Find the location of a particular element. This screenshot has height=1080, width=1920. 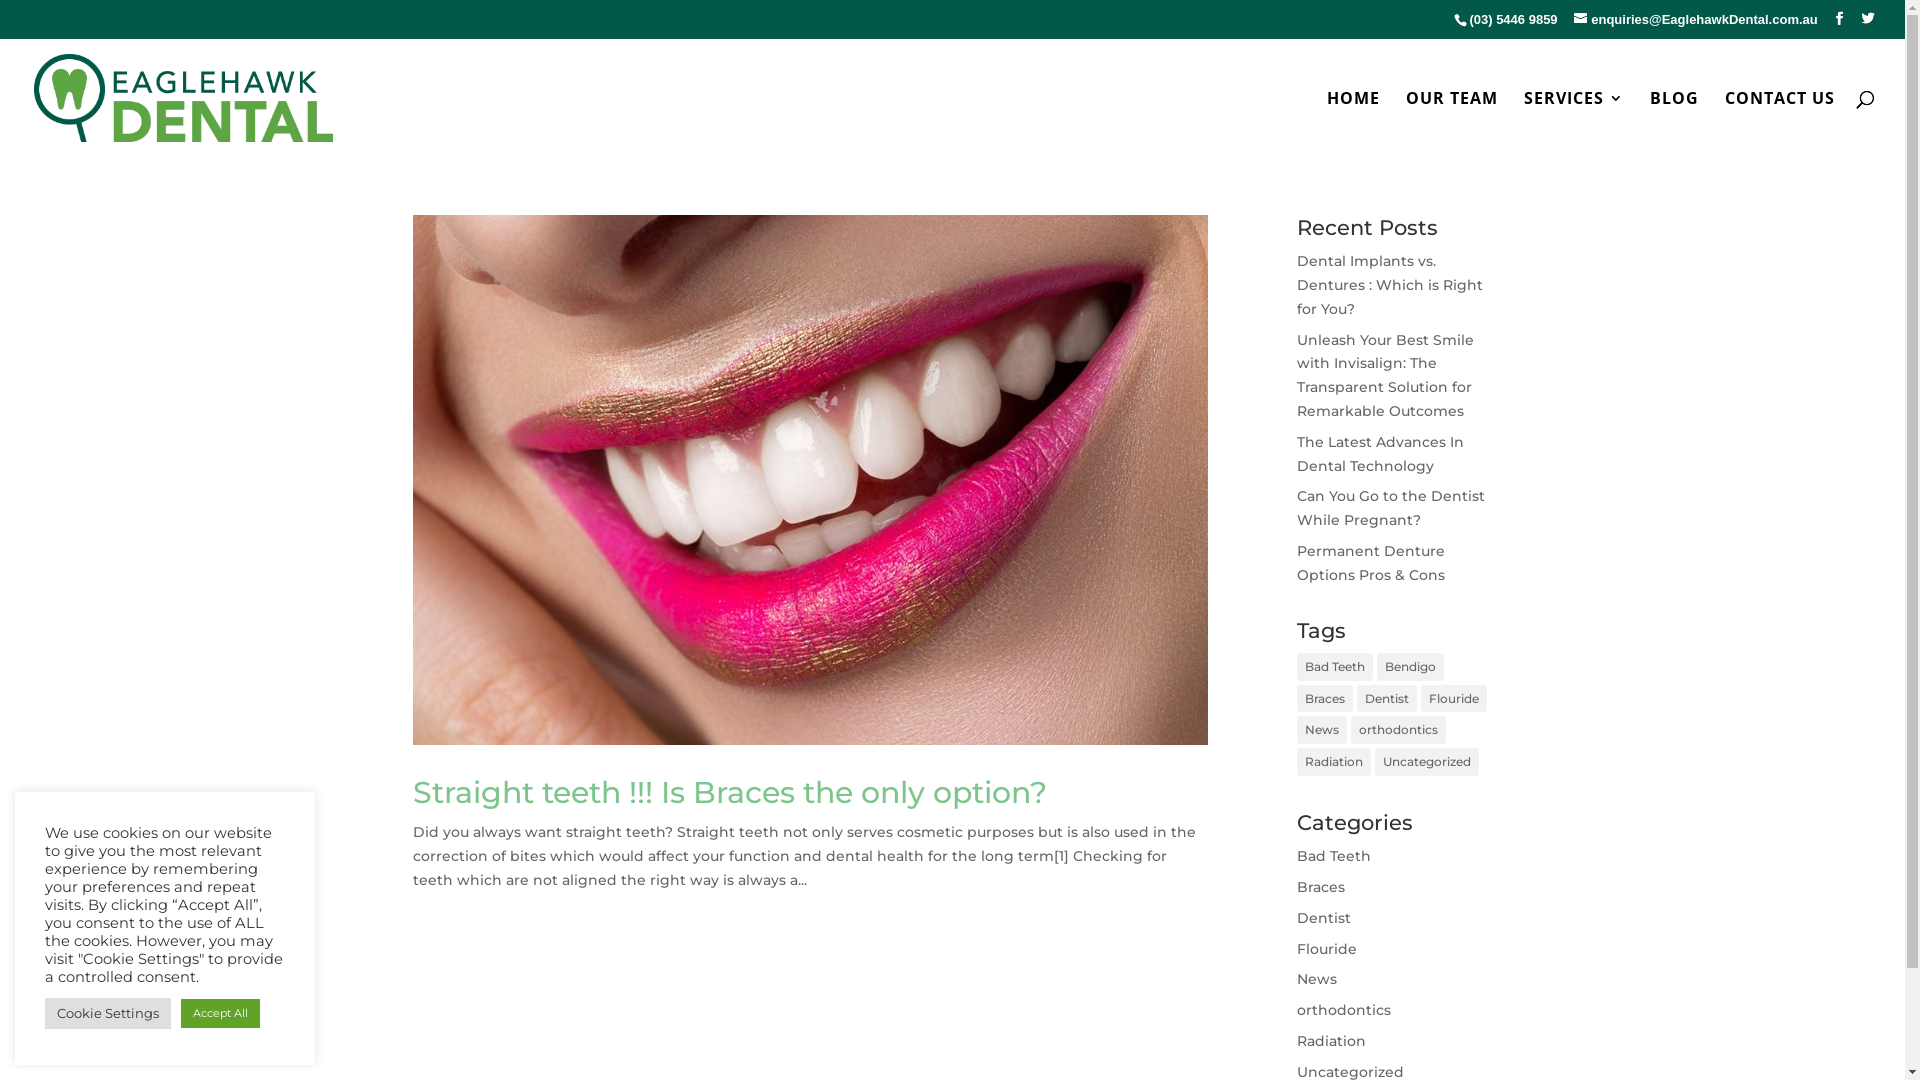

'enquiries@EaglehawkDental.com.au' is located at coordinates (1694, 19).